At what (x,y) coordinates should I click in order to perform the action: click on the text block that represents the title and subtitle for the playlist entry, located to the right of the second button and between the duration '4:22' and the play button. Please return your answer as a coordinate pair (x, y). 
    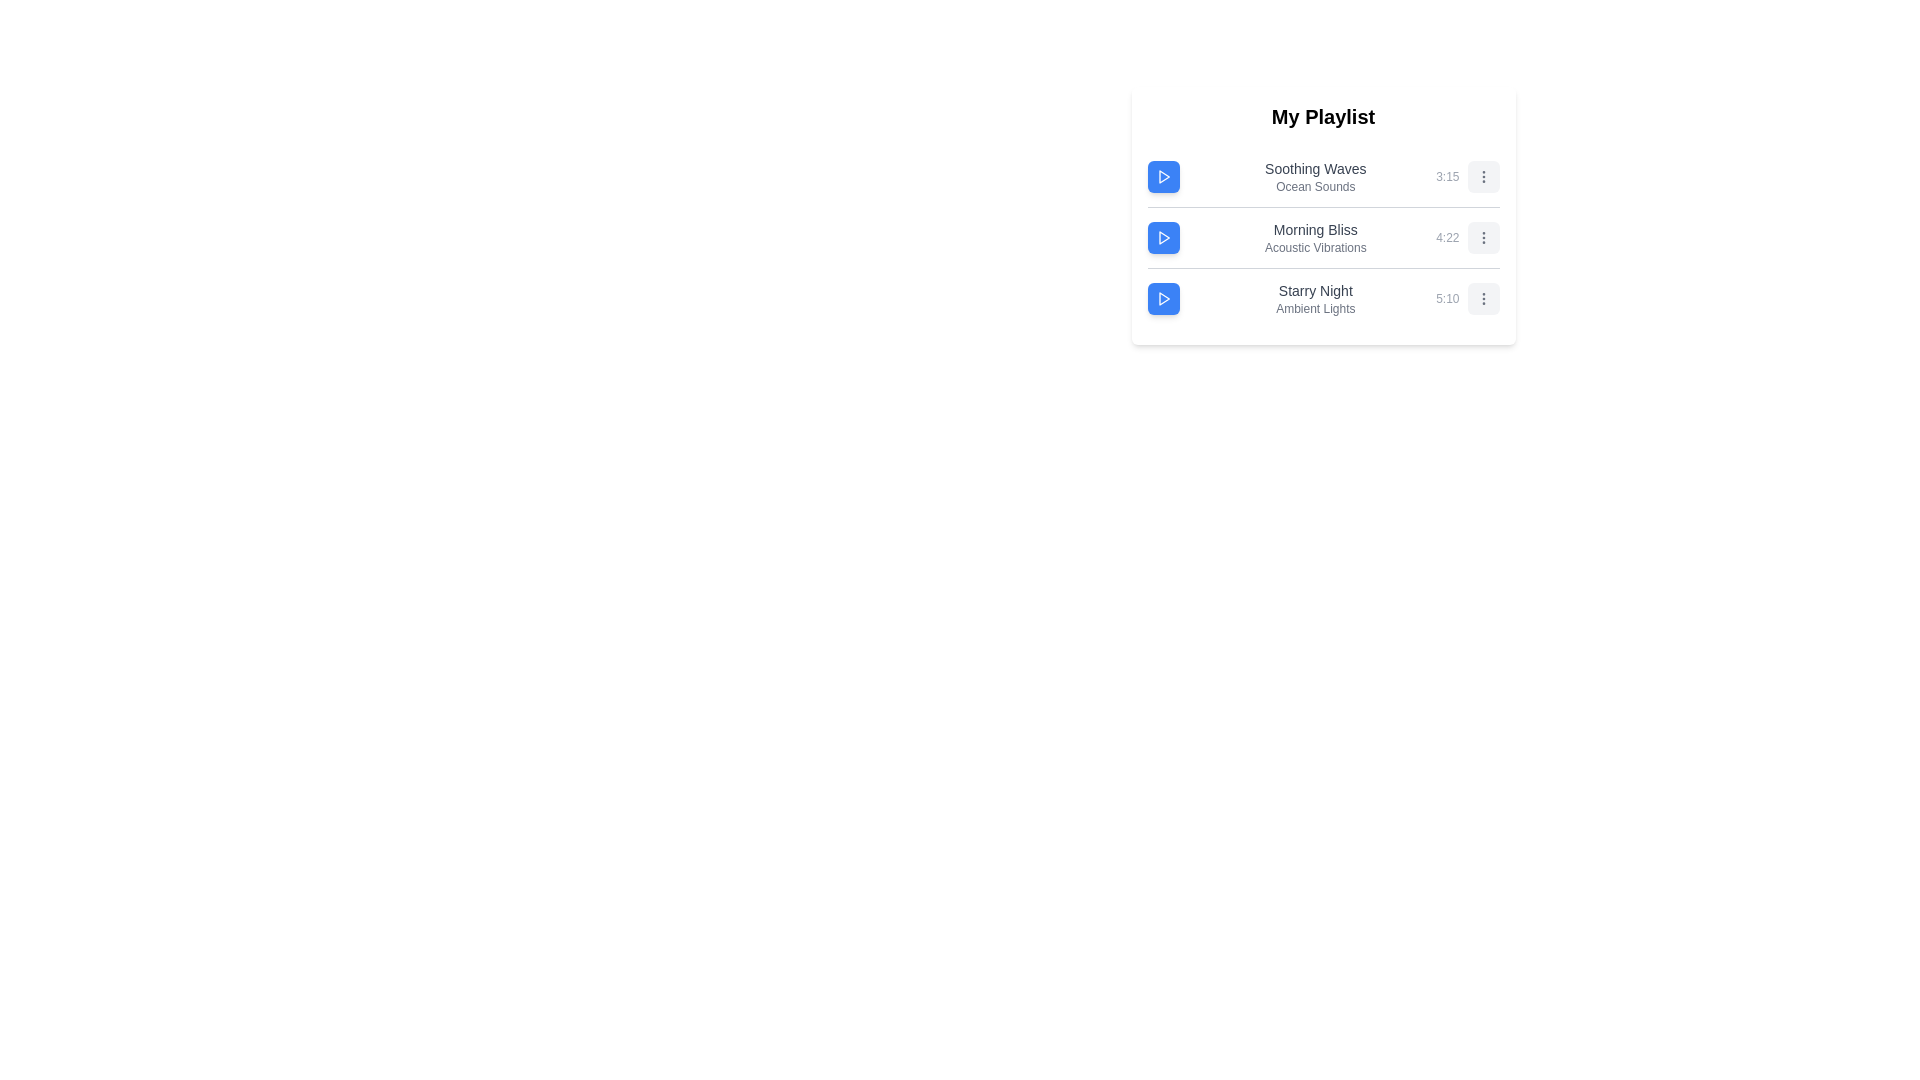
    Looking at the image, I should click on (1315, 237).